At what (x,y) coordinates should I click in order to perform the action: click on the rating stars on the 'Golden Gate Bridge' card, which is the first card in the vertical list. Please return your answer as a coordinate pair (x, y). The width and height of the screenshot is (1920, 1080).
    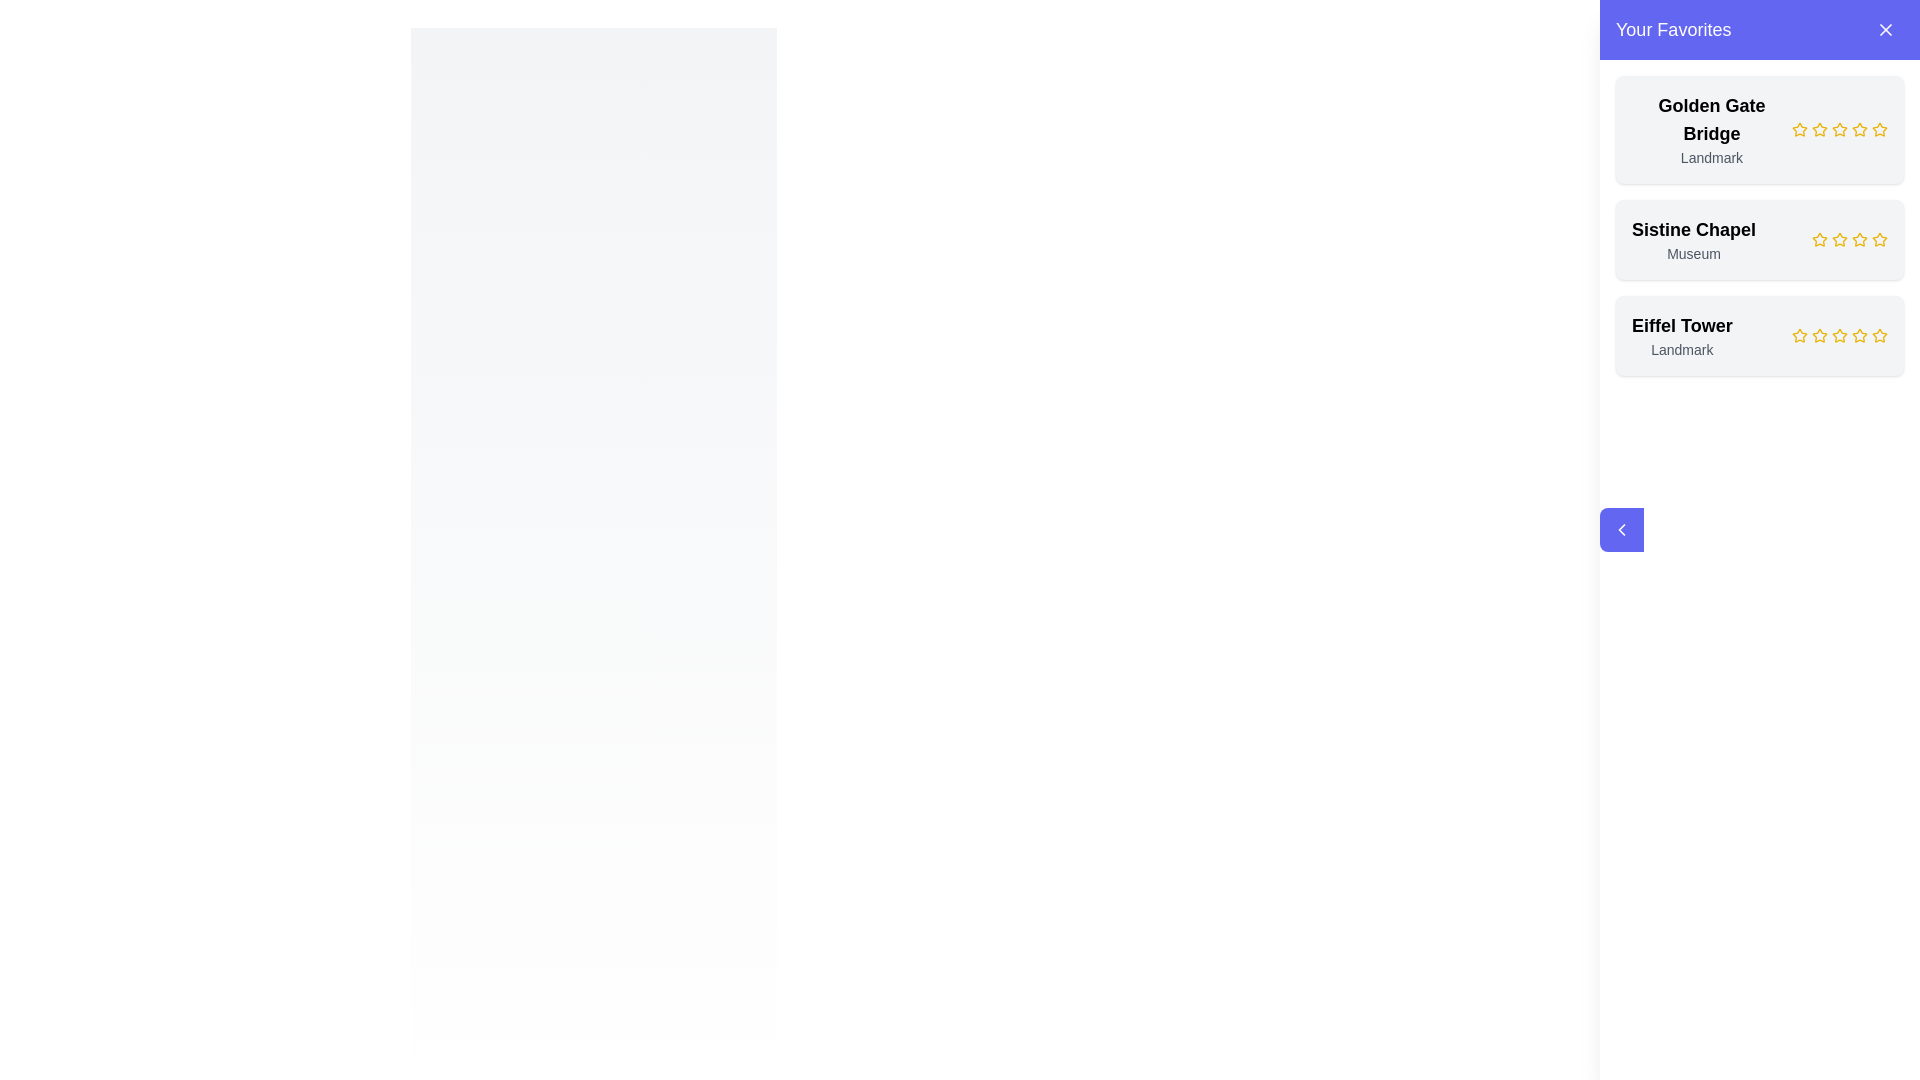
    Looking at the image, I should click on (1760, 130).